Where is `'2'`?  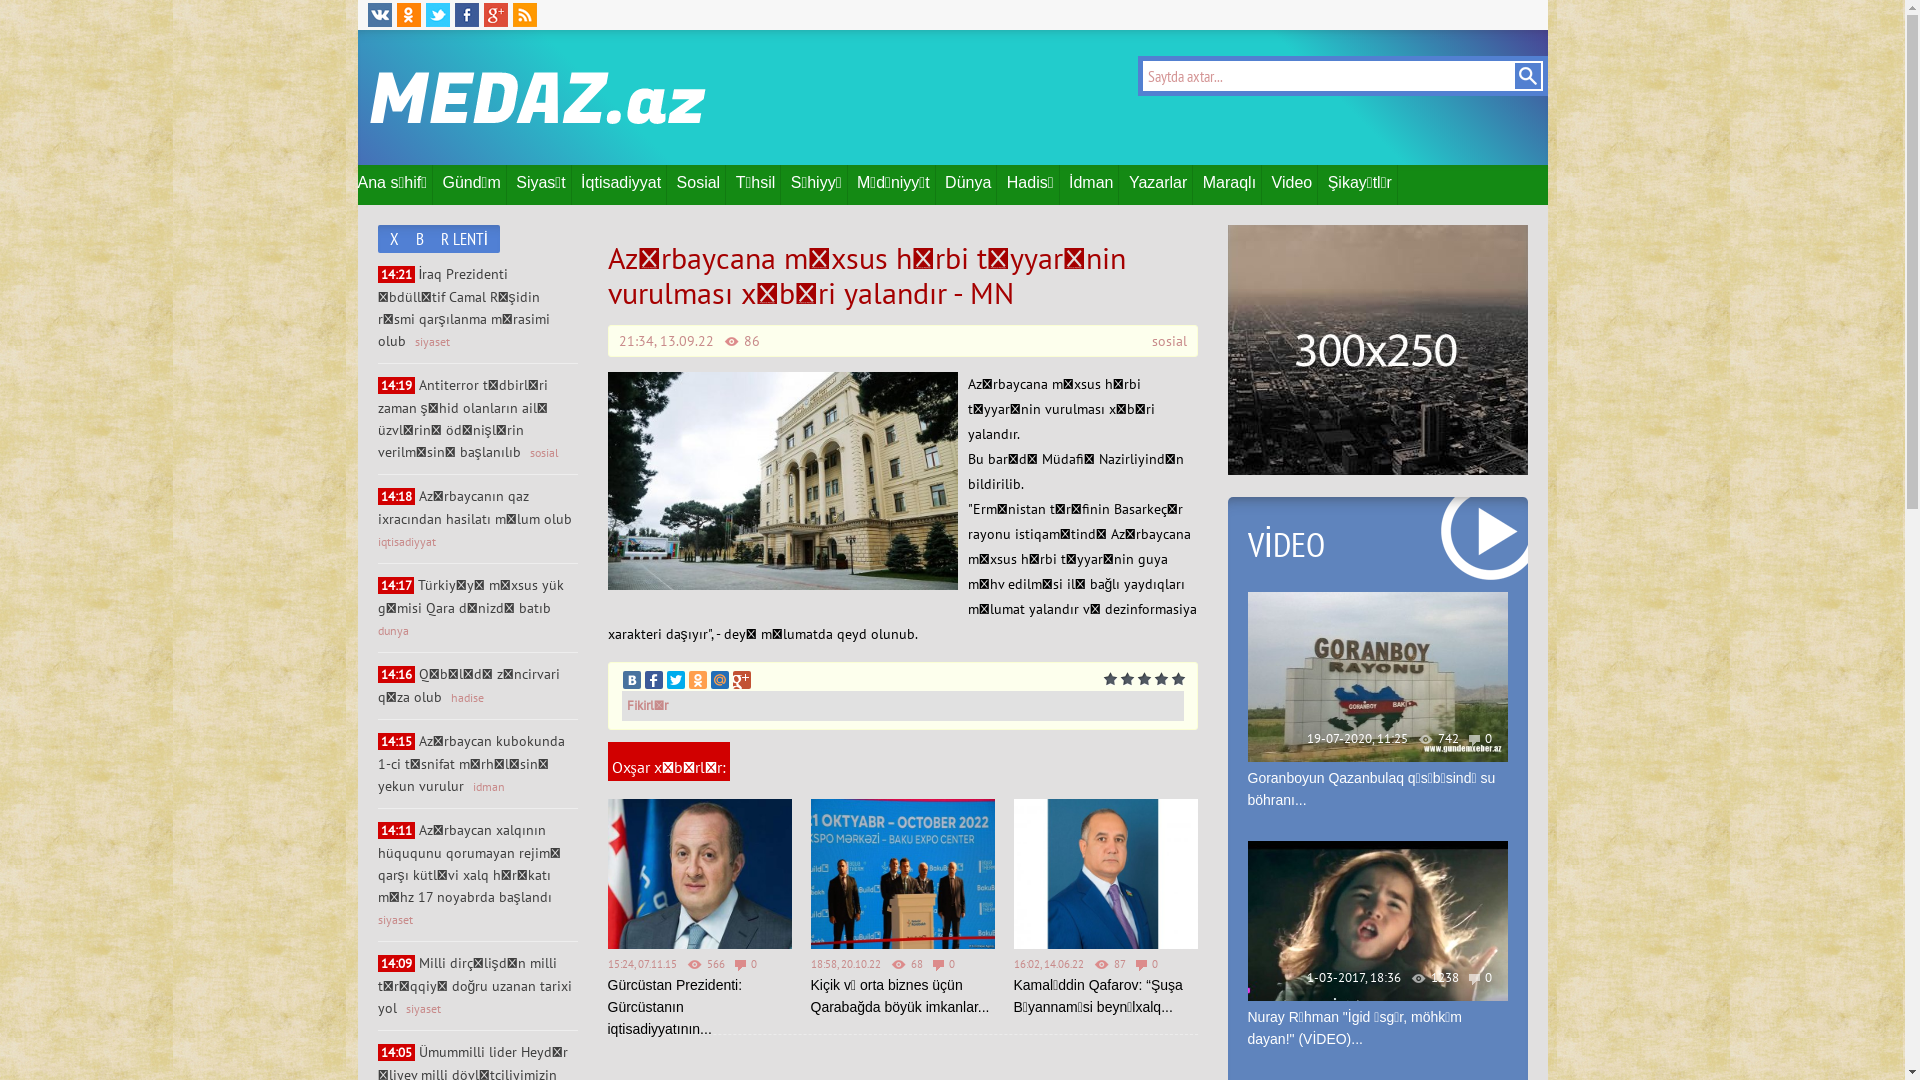 '2' is located at coordinates (1126, 678).